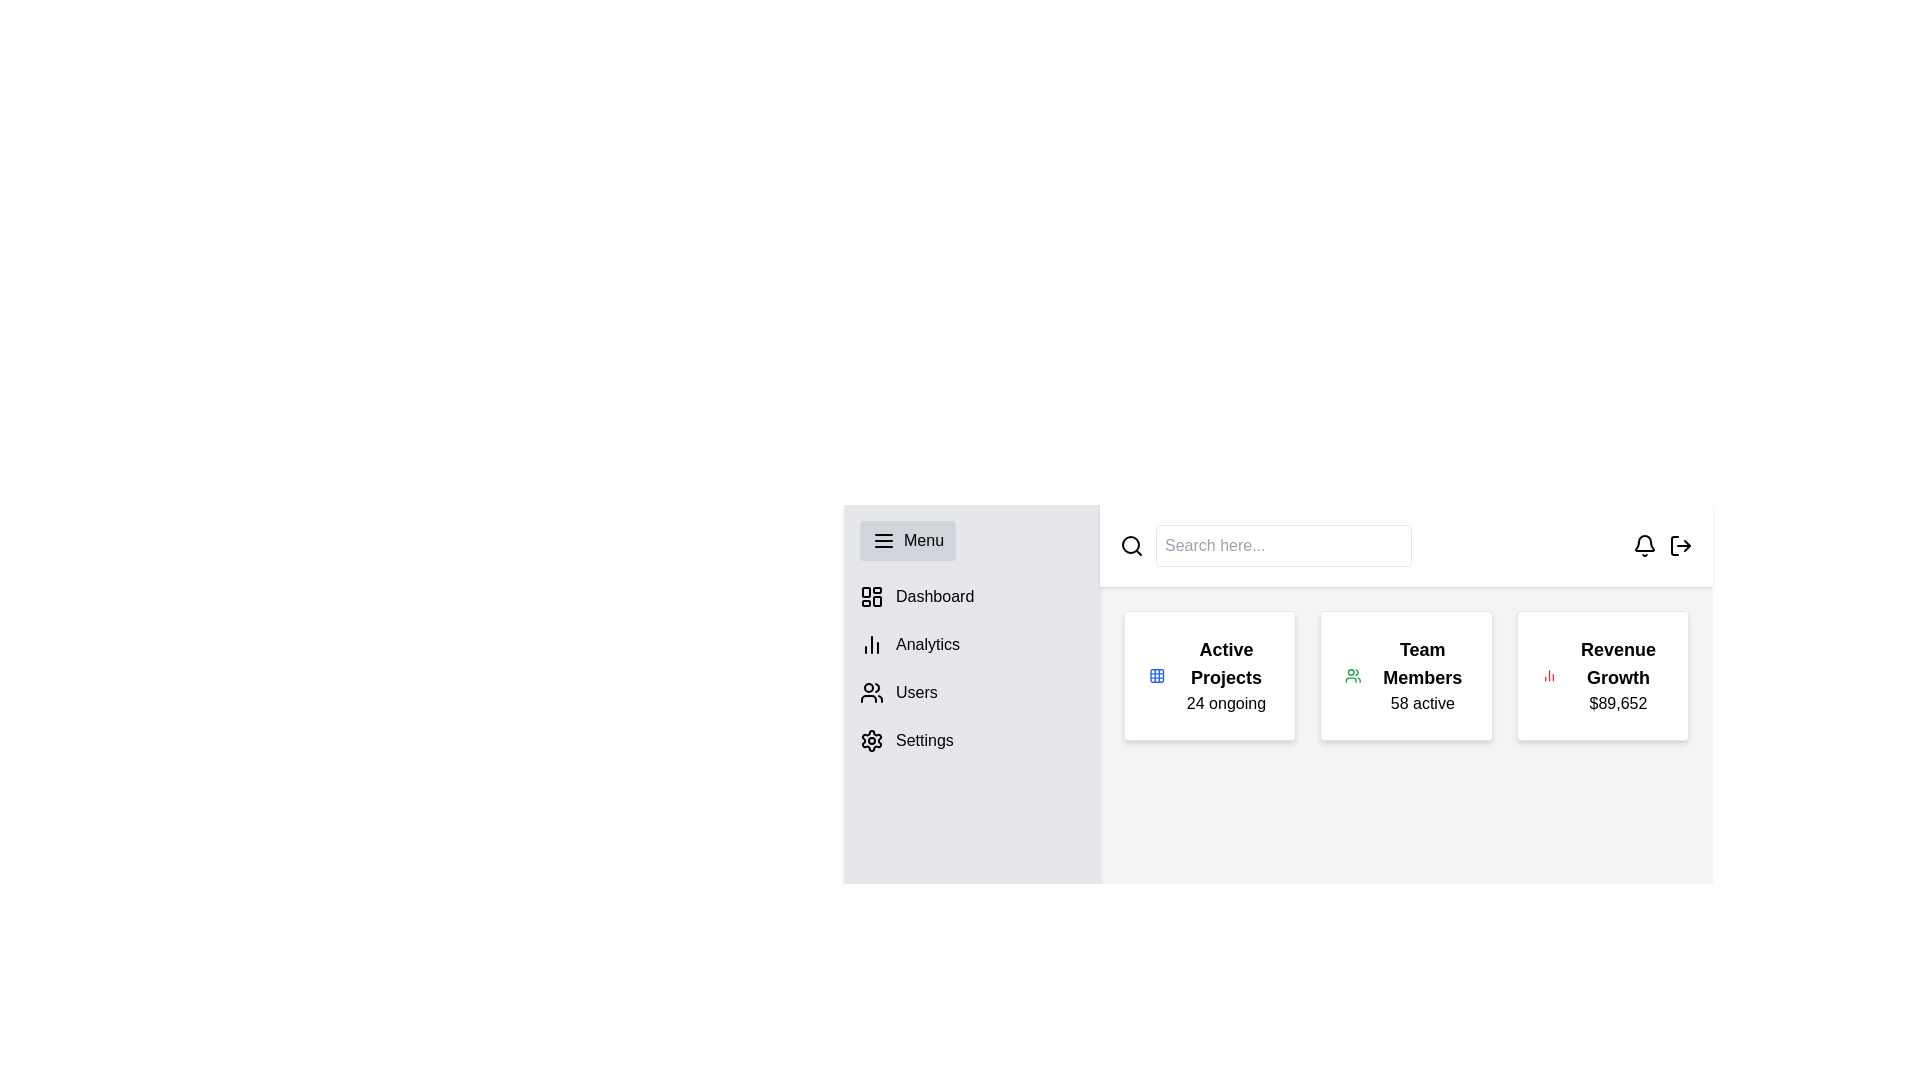 This screenshot has width=1920, height=1080. Describe the element at coordinates (872, 596) in the screenshot. I see `the compact grid-like icon located beside the 'Dashboard' label in the vertical menu` at that location.